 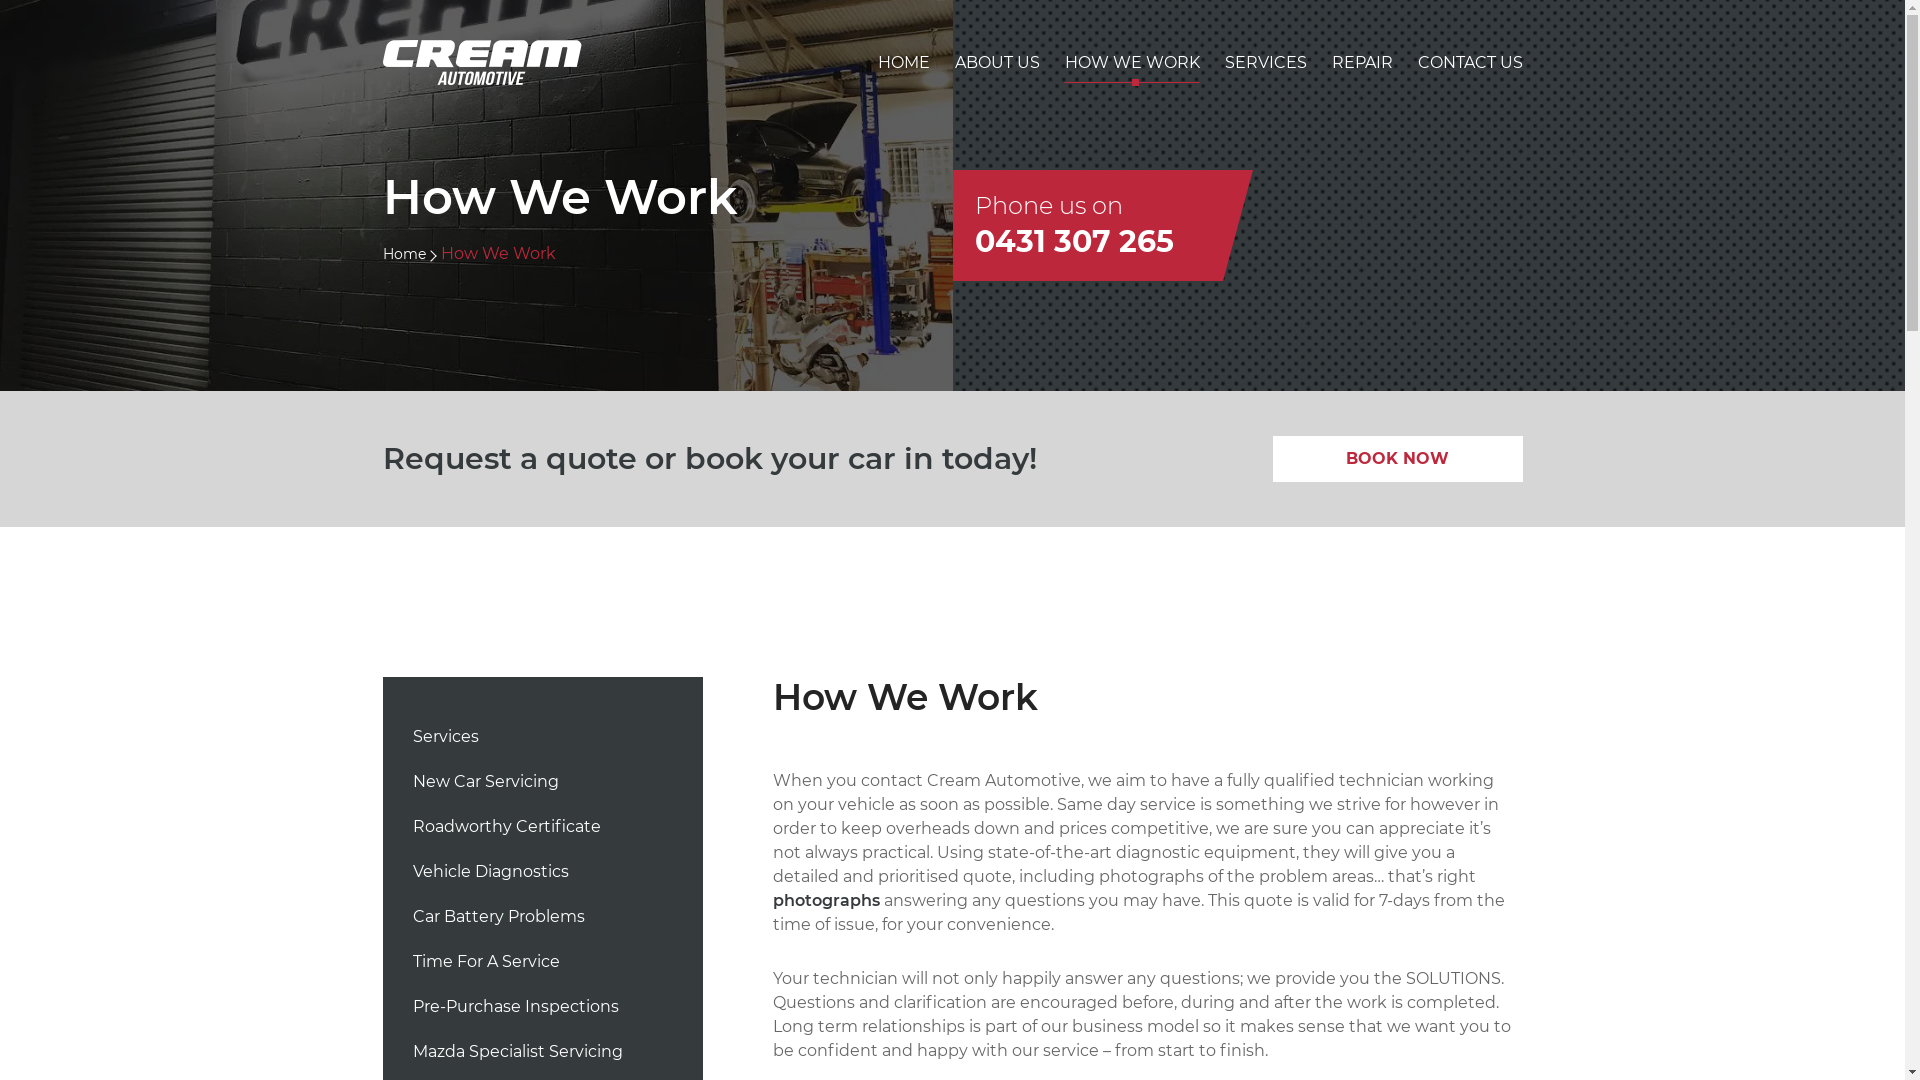 I want to click on 'Pre-Purchase Inspections', so click(x=514, y=1014).